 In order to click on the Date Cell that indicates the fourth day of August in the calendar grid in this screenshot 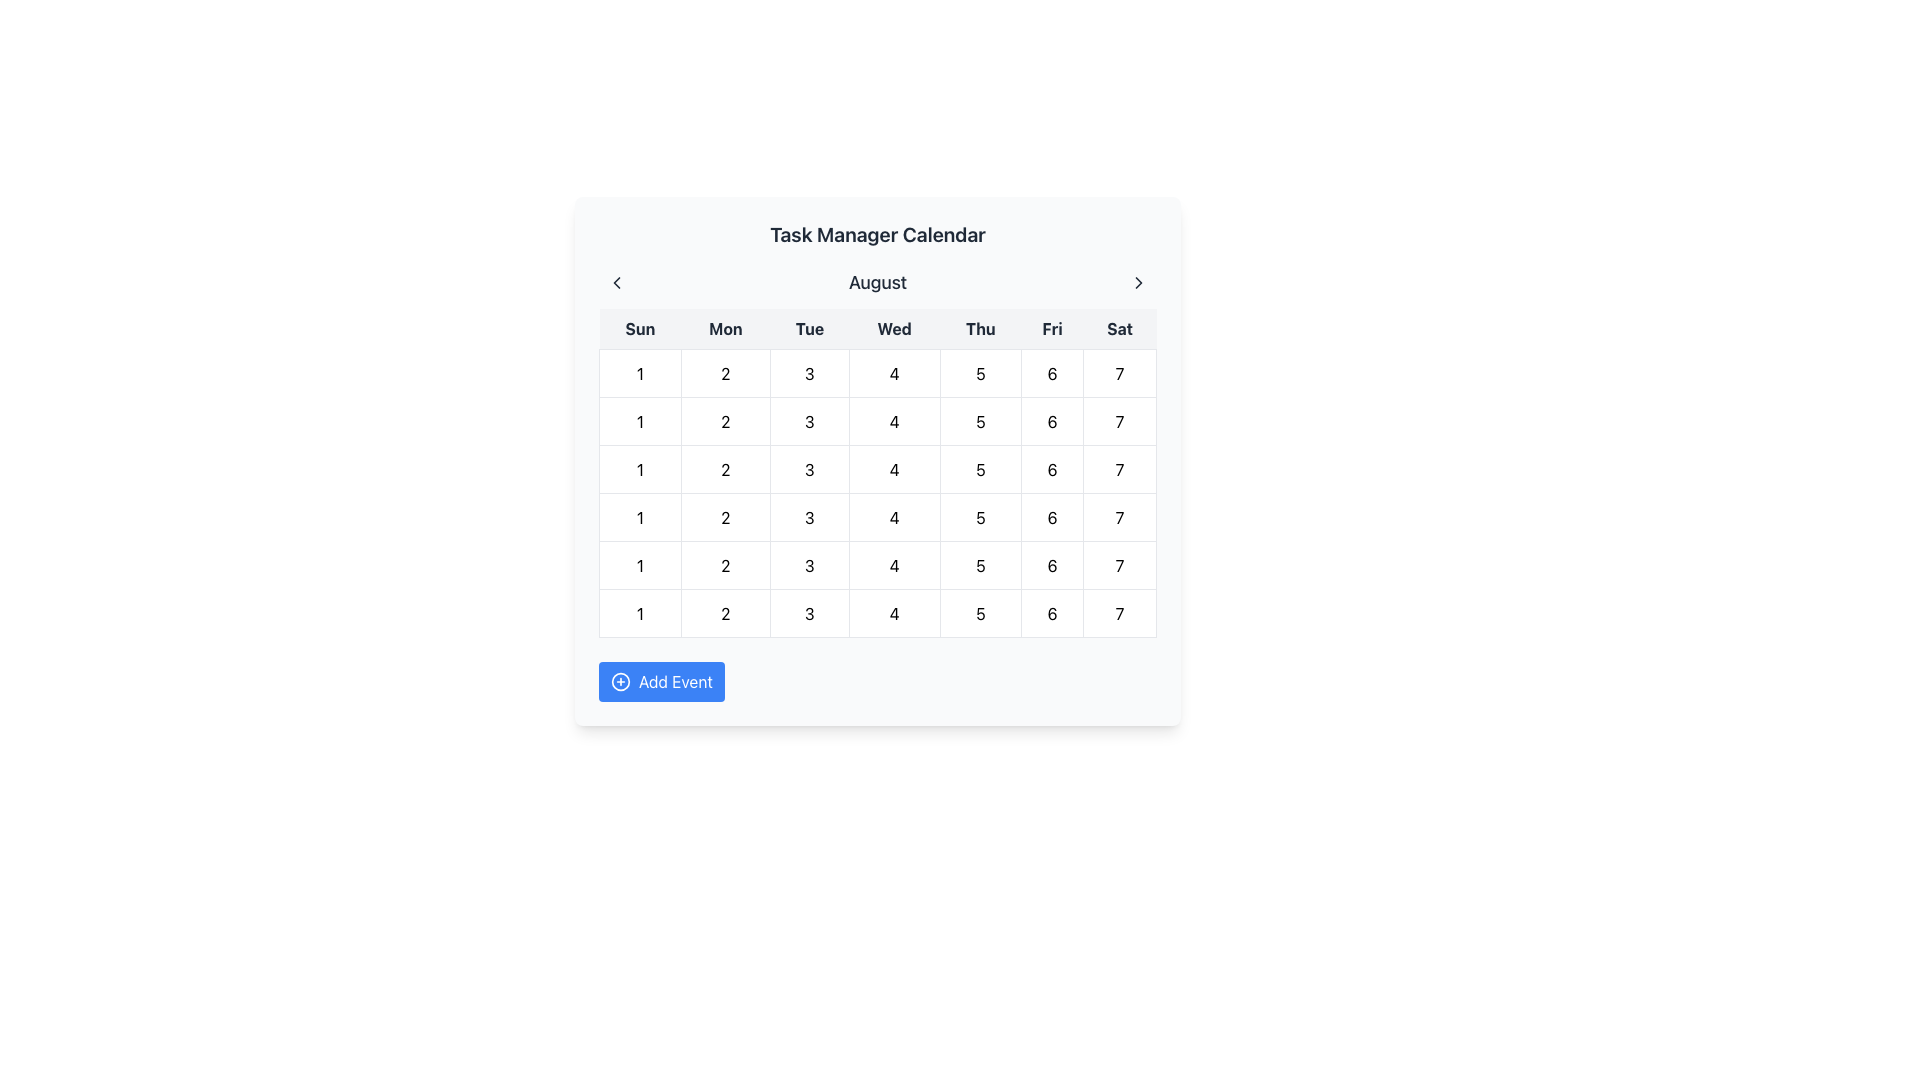, I will do `click(893, 612)`.